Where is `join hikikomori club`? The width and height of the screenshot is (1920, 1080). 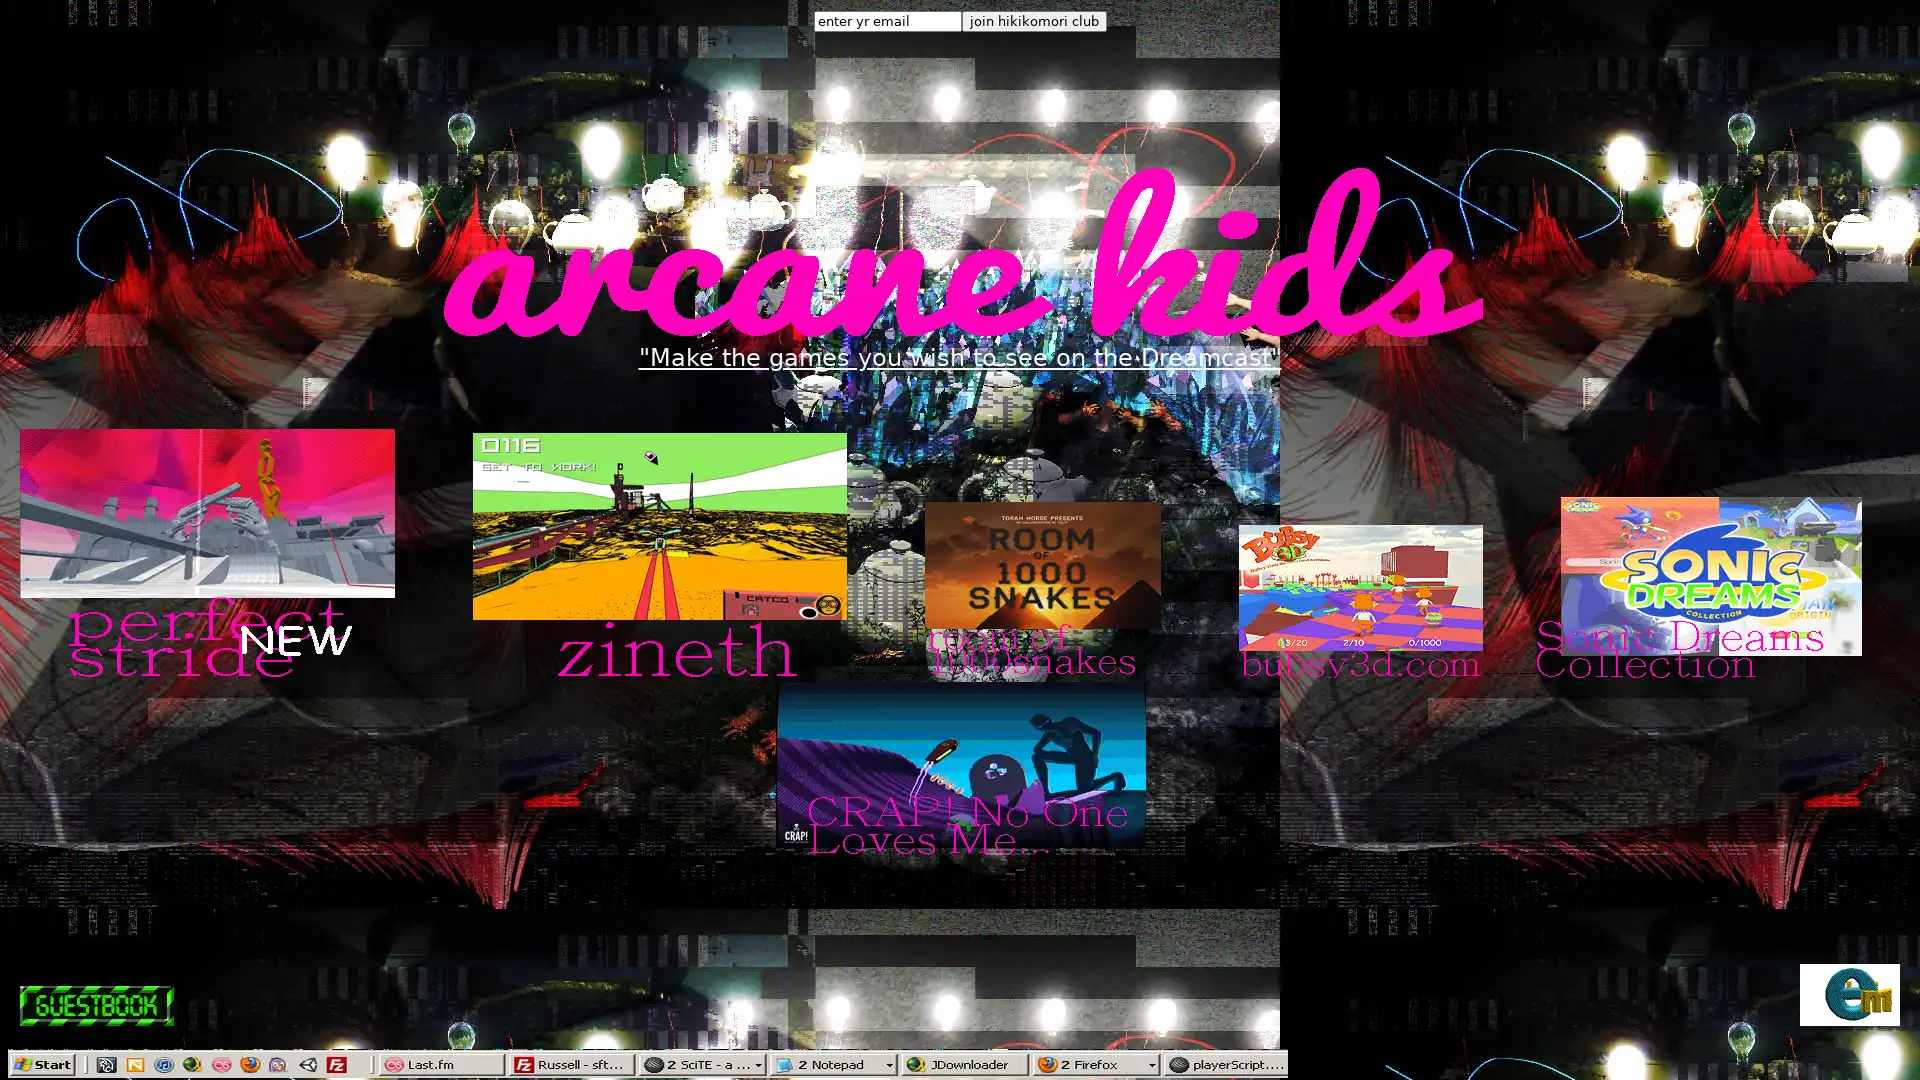
join hikikomori club is located at coordinates (1033, 21).